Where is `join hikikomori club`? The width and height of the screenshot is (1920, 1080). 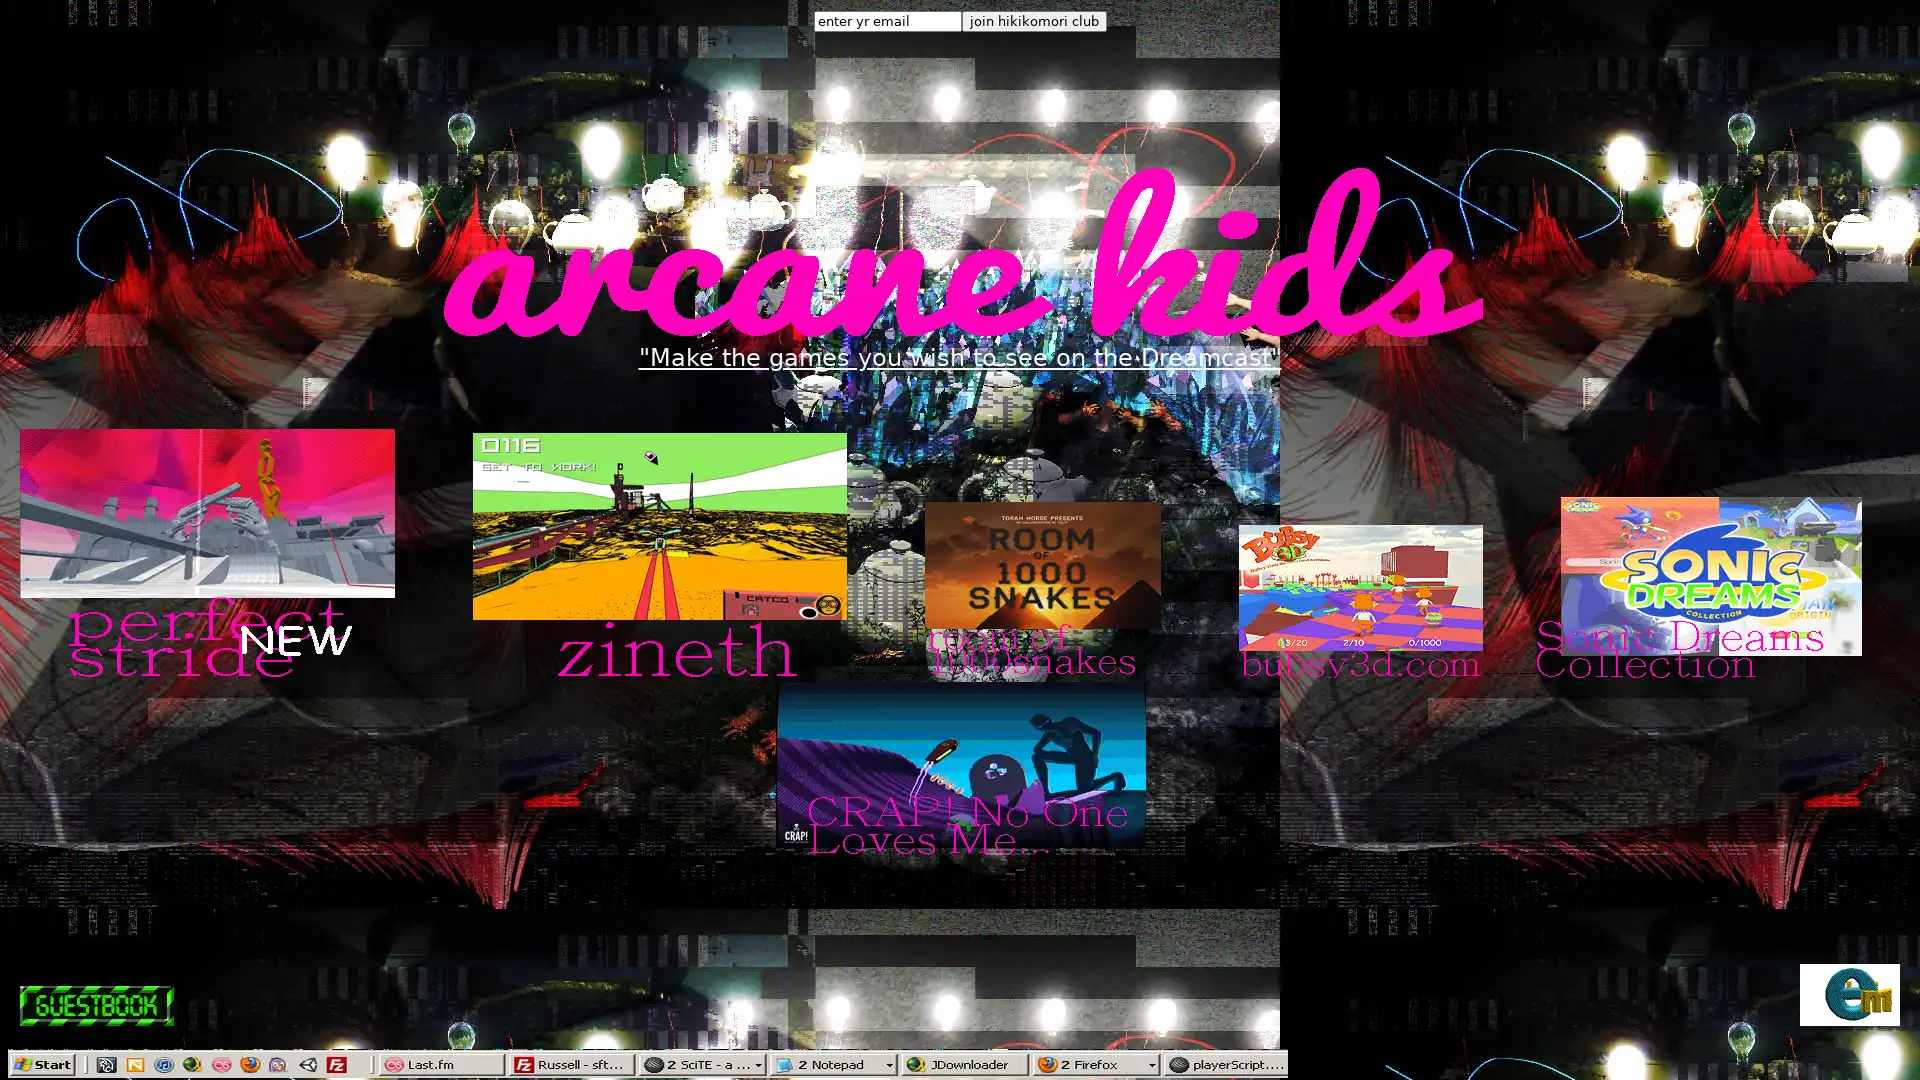
join hikikomori club is located at coordinates (1033, 21).